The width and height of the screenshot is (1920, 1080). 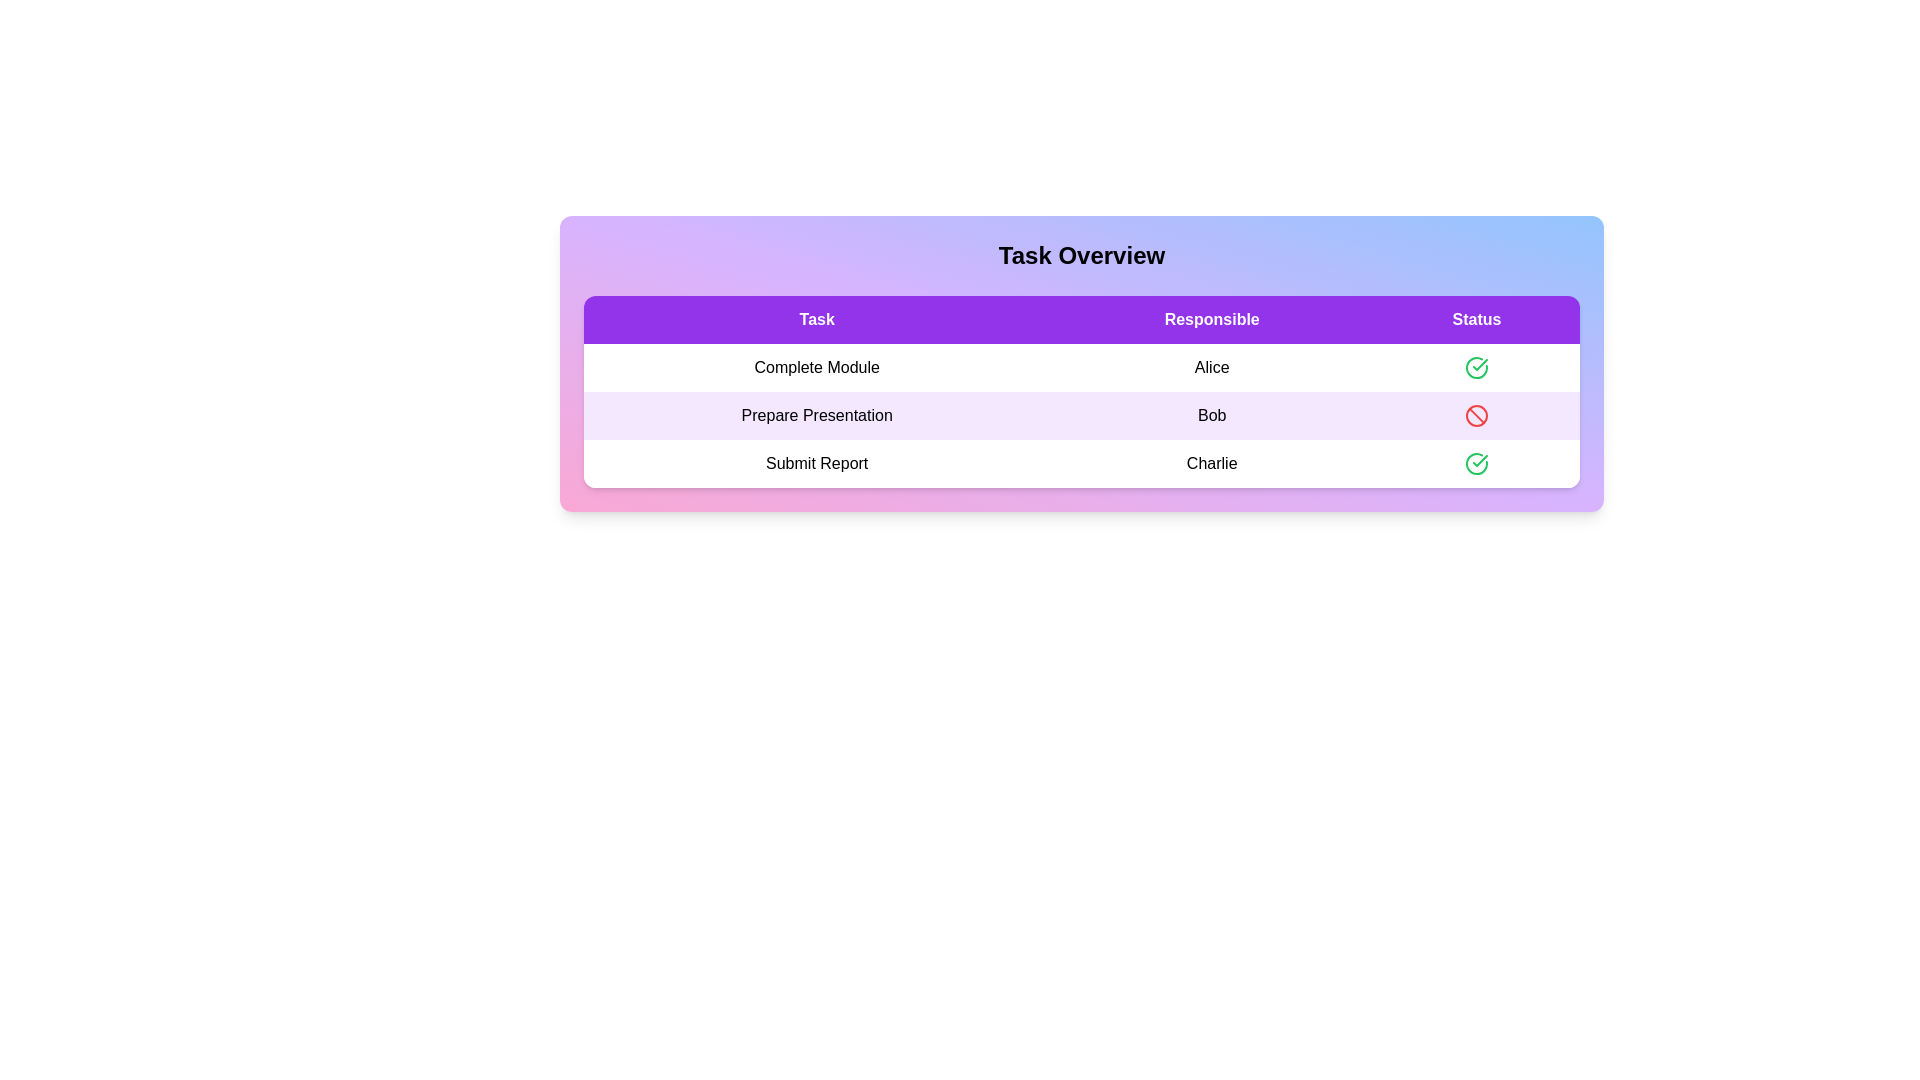 What do you see at coordinates (1477, 415) in the screenshot?
I see `the decorative SVG Circle that is part of the 'ban' icon located in the second row of the Status column in the Task Overview section` at bounding box center [1477, 415].